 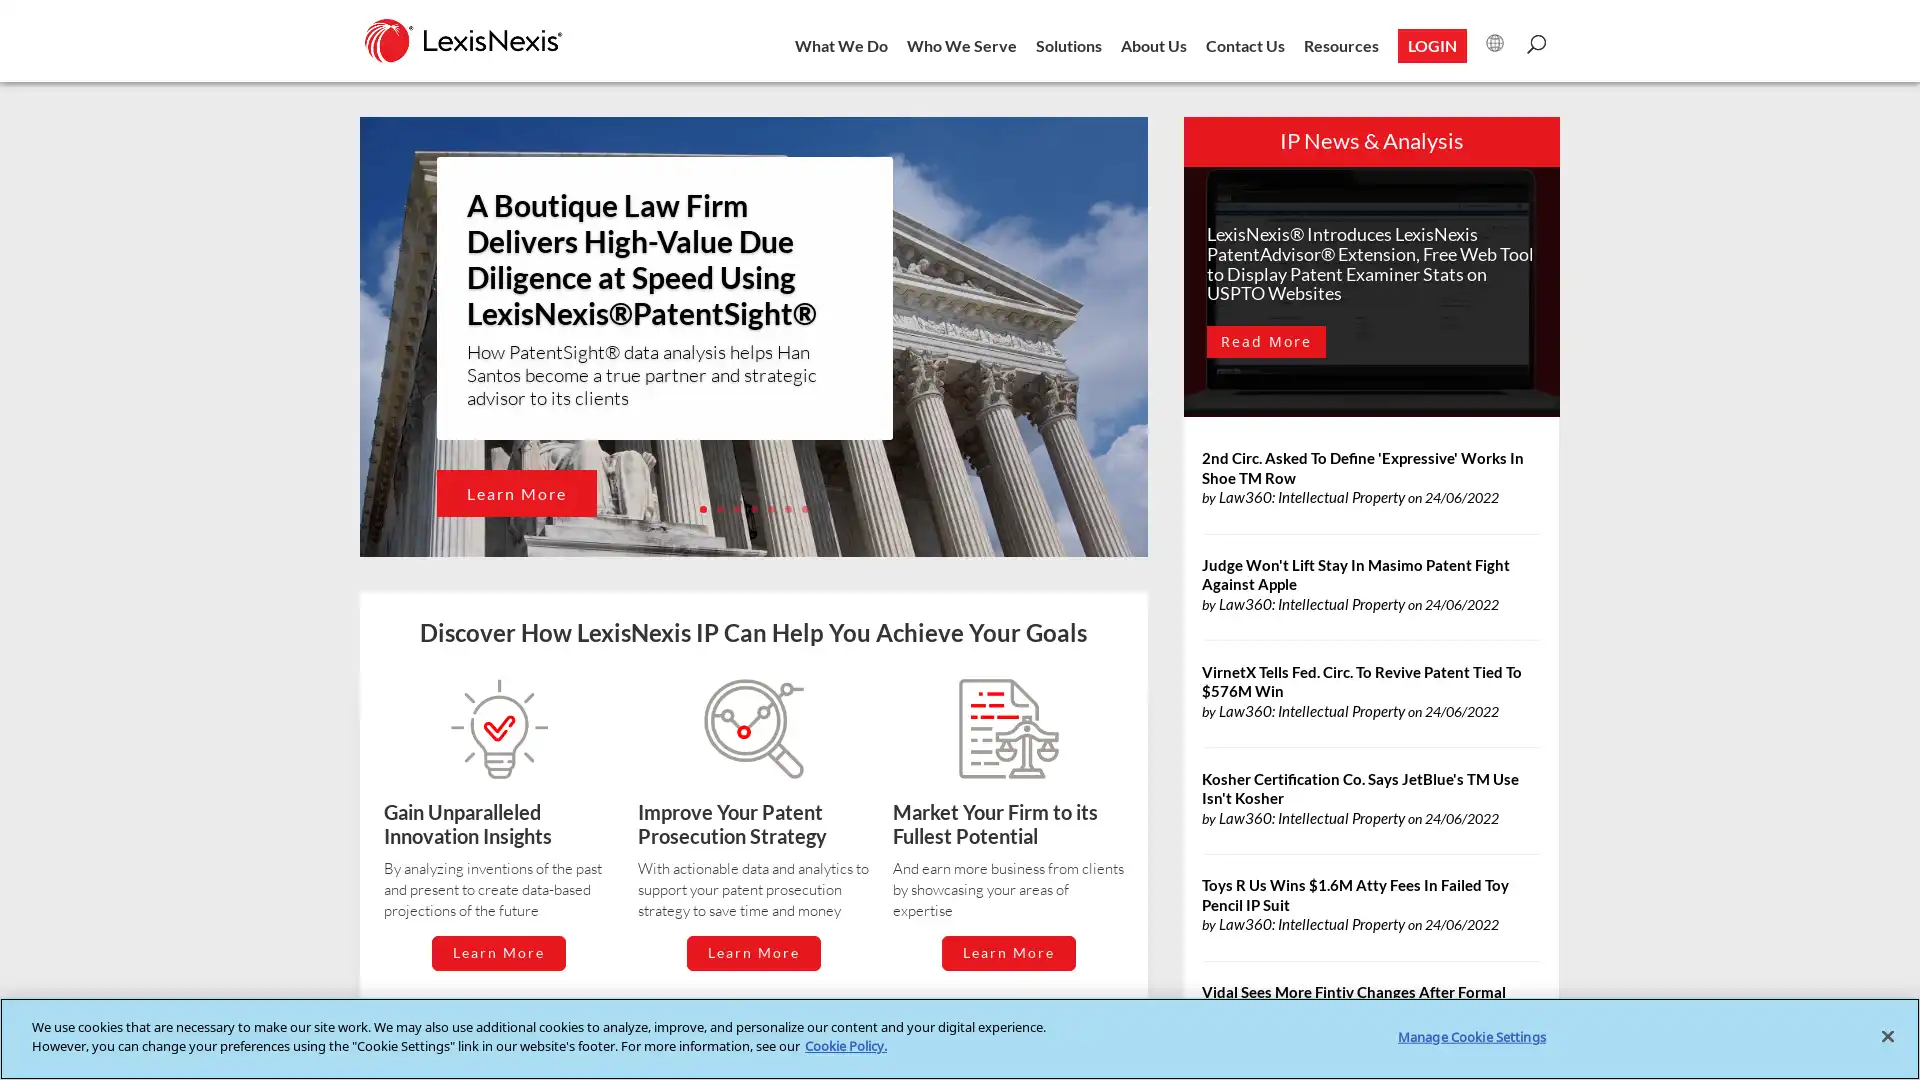 I want to click on Manage Cookie Settings, so click(x=1470, y=1036).